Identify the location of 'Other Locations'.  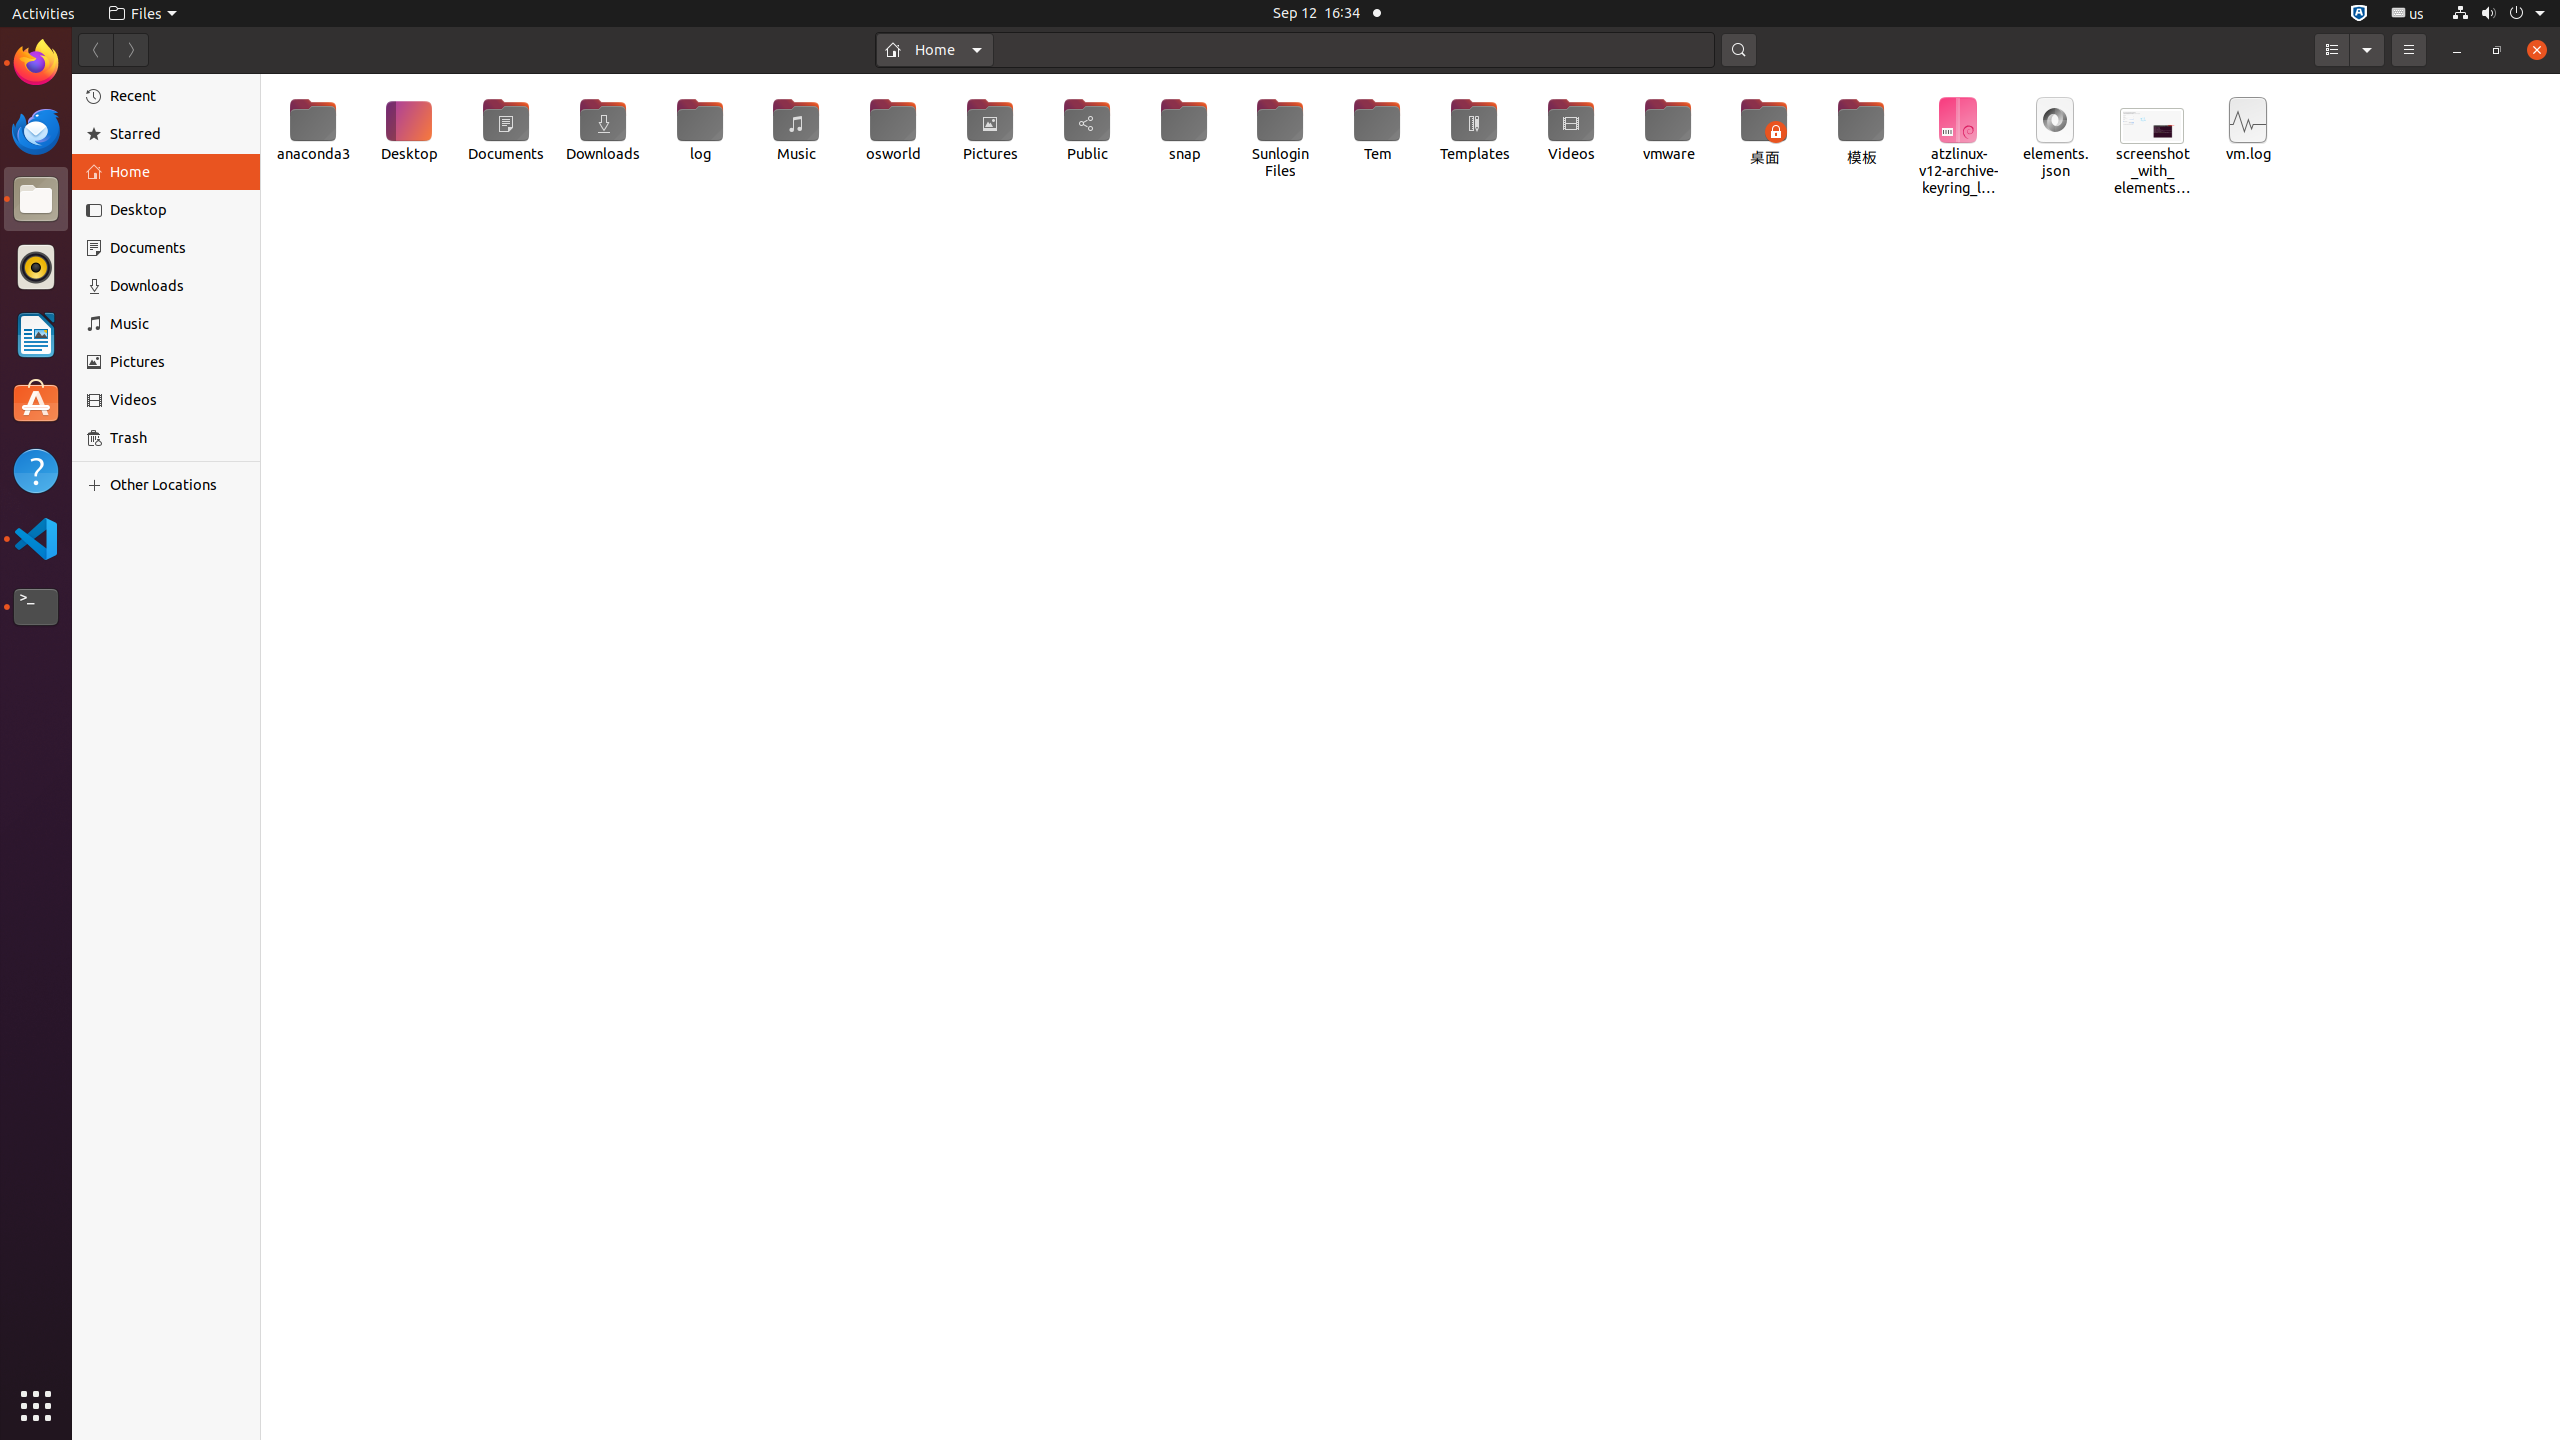
(176, 483).